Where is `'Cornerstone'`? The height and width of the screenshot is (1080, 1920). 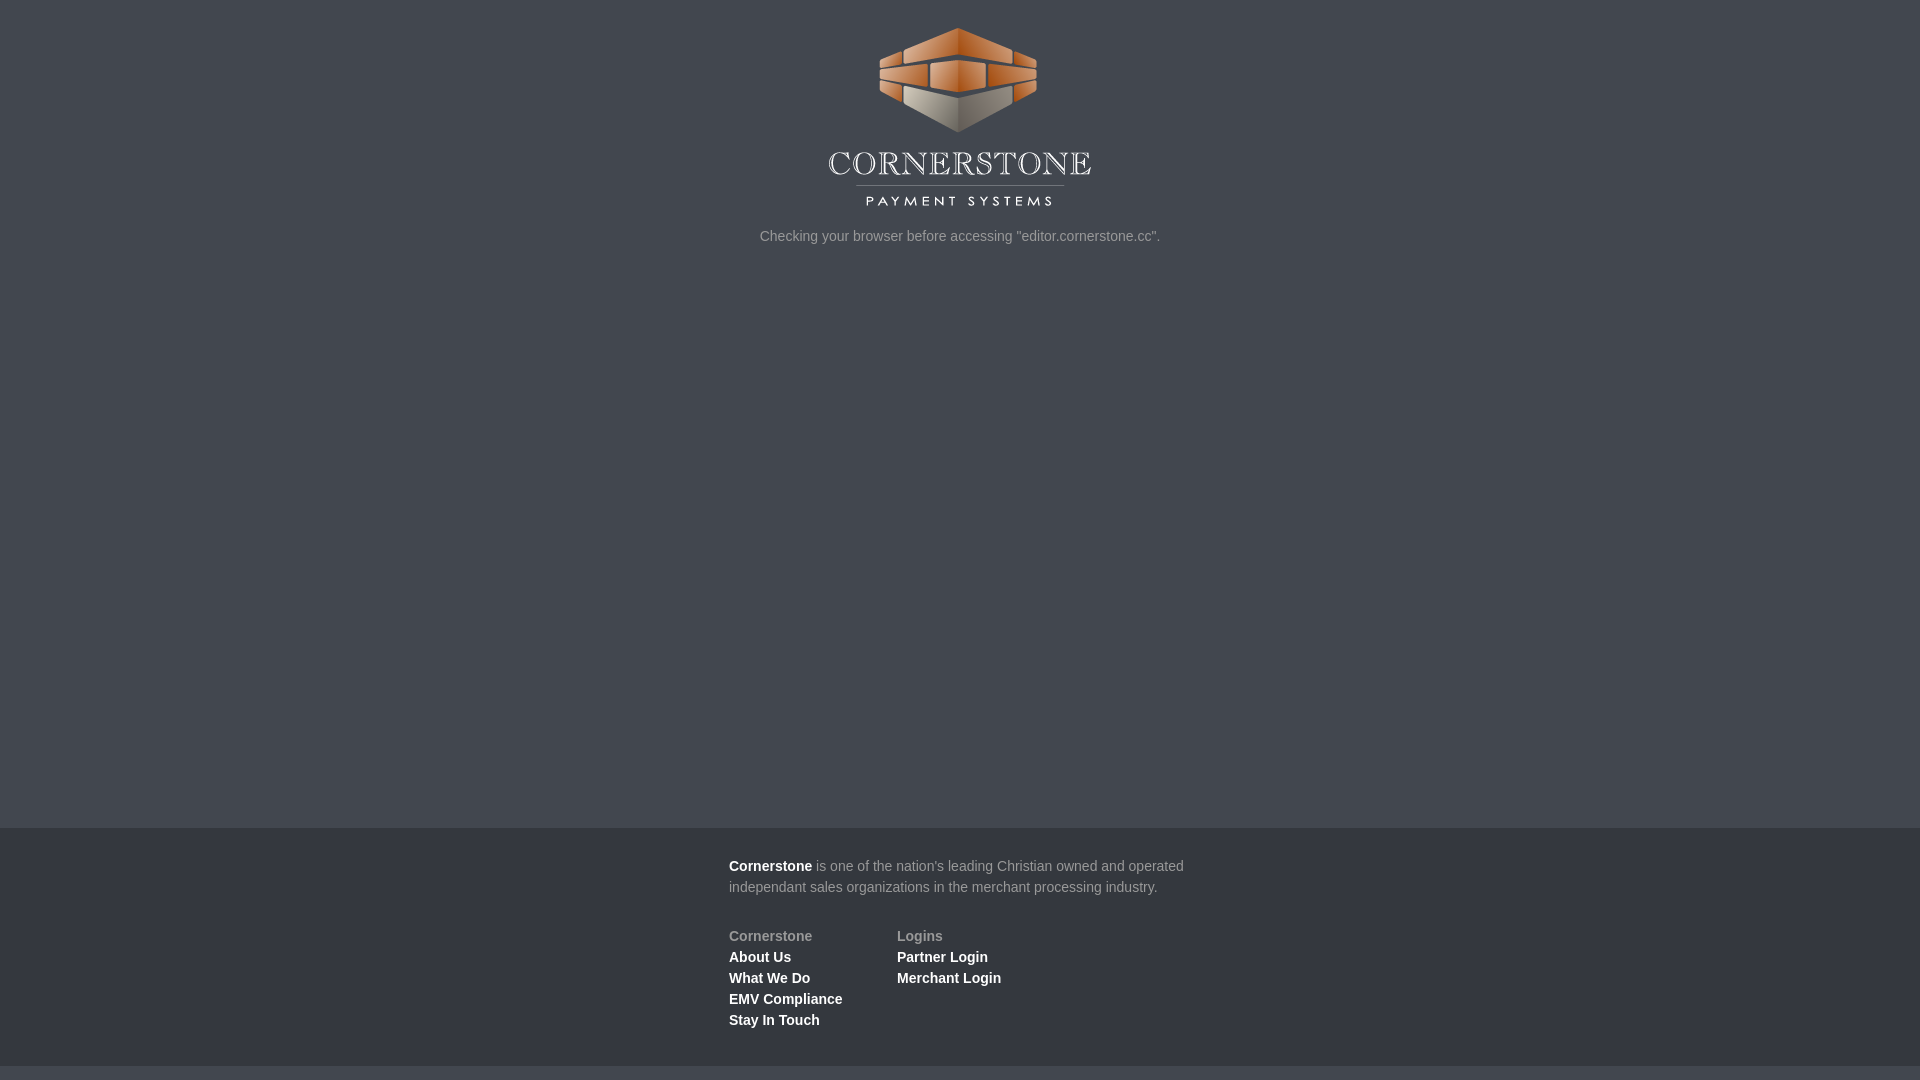
'Cornerstone' is located at coordinates (769, 865).